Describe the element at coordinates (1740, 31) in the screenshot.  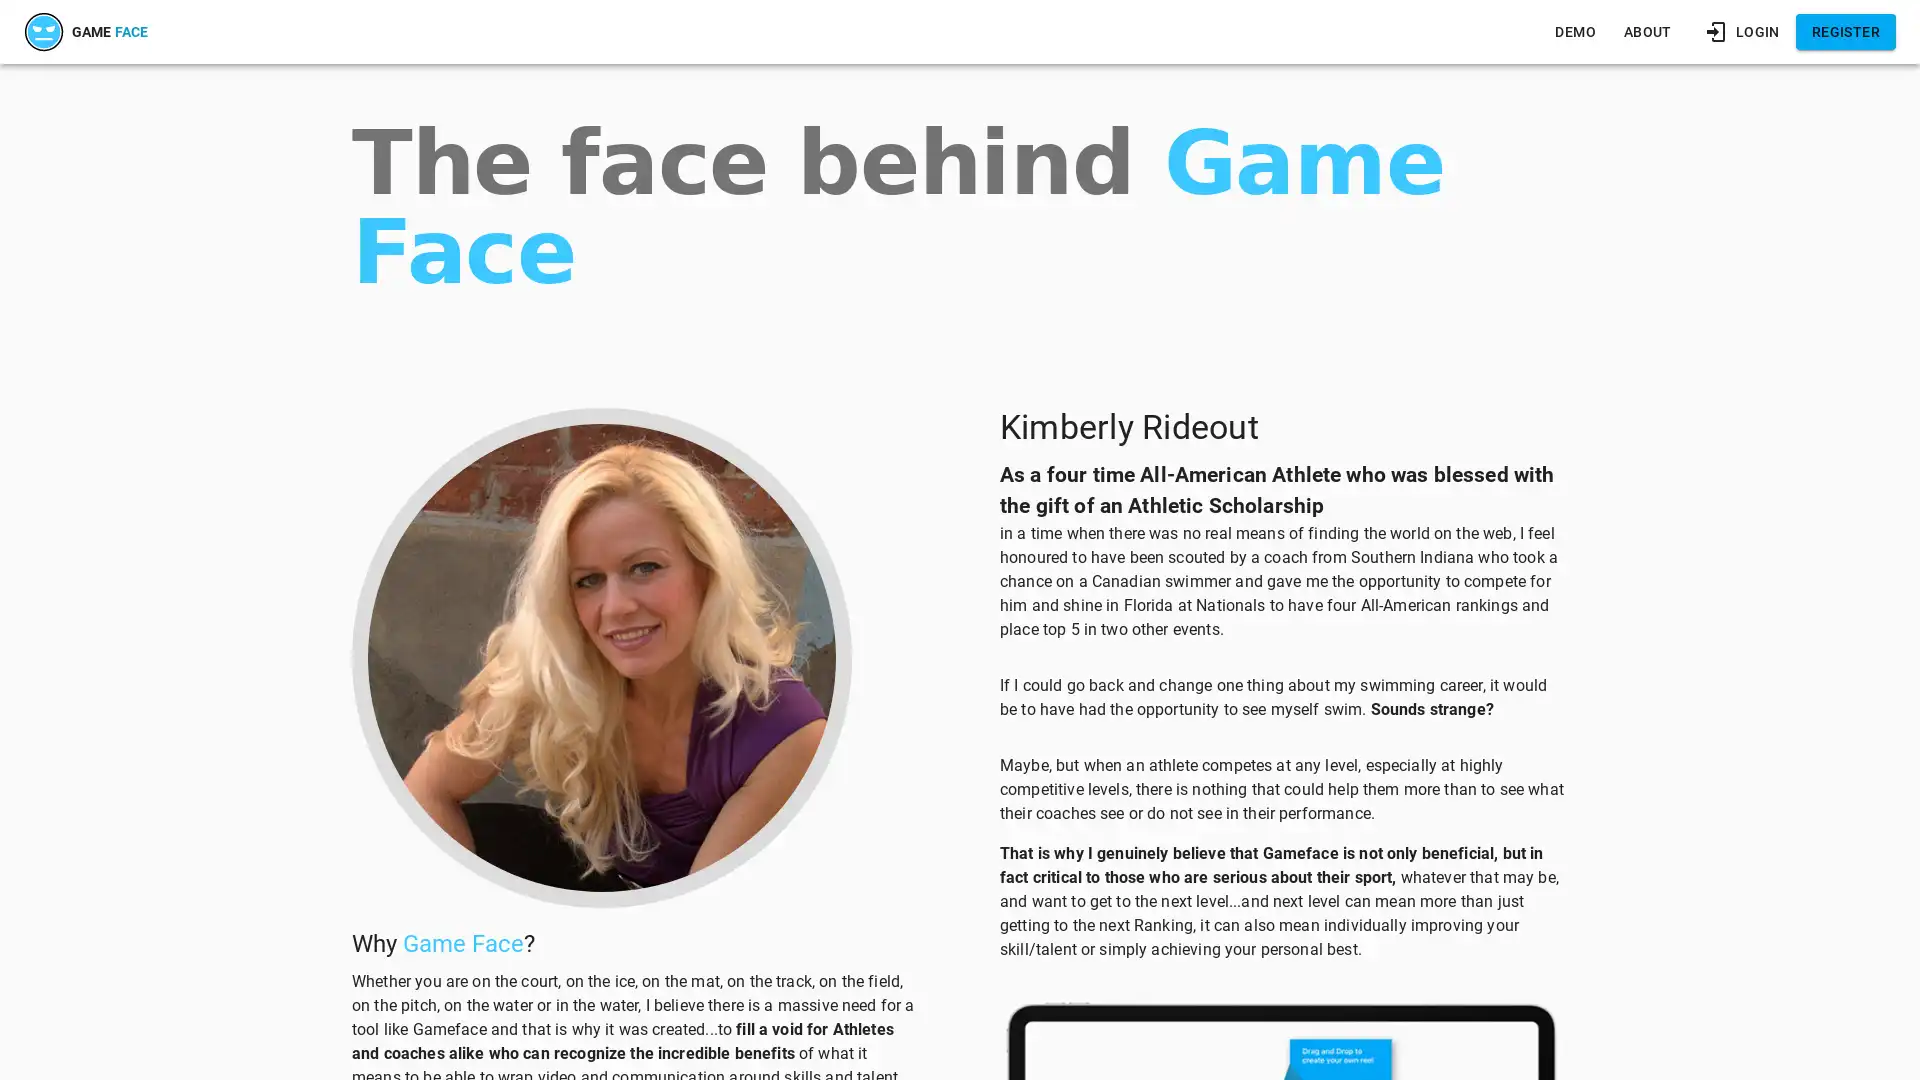
I see `LOGIN` at that location.